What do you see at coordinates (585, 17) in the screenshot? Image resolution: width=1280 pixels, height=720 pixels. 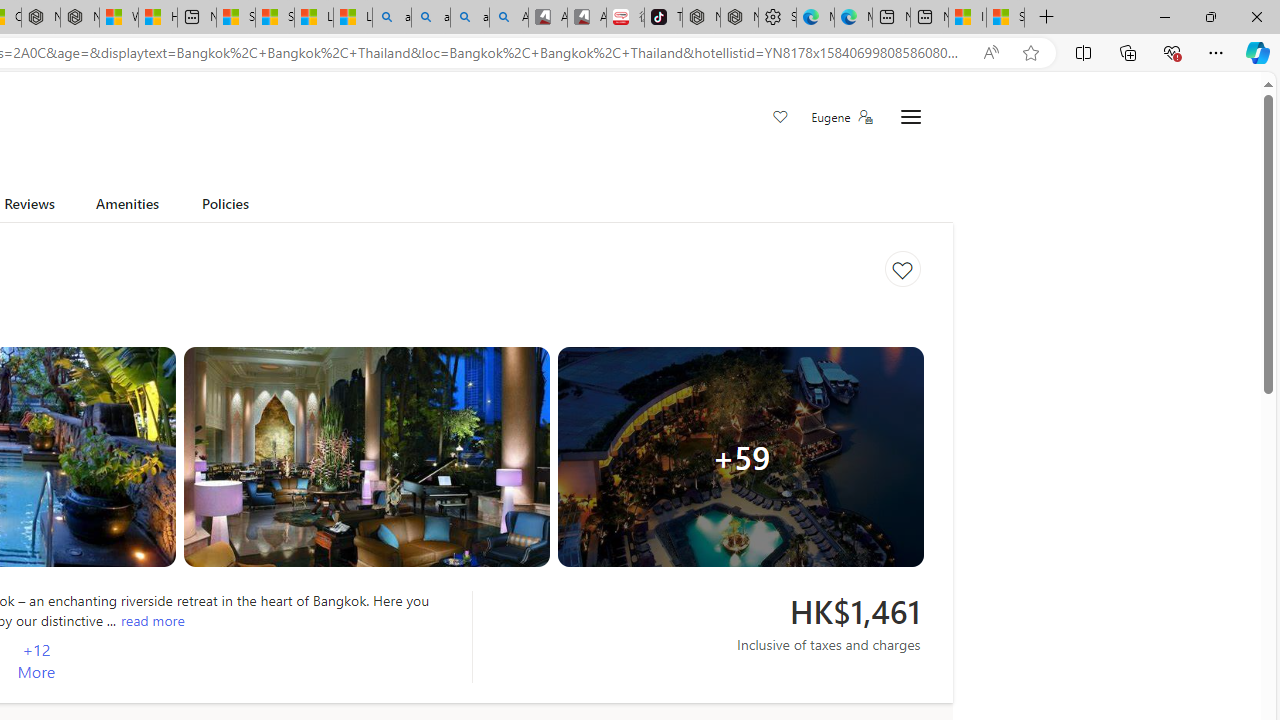 I see `'All Cubot phones'` at bounding box center [585, 17].